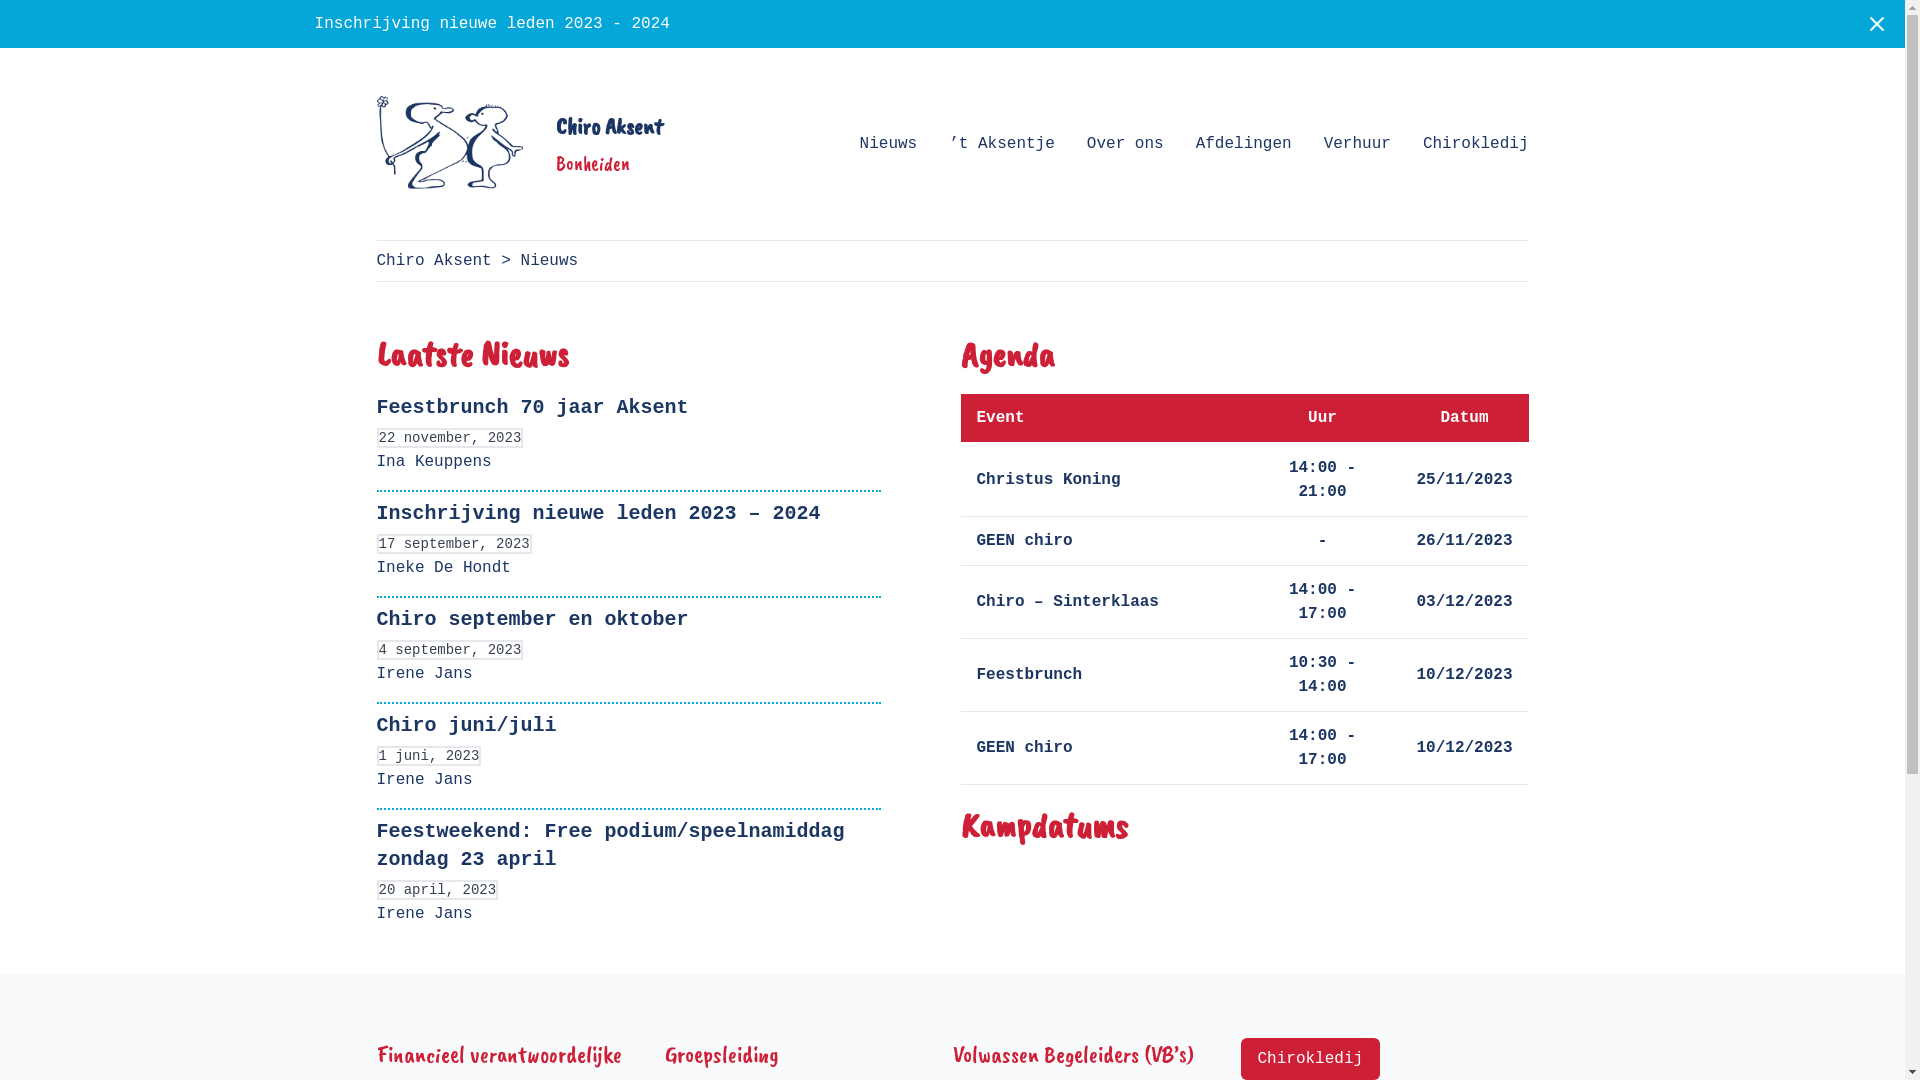 The height and width of the screenshot is (1080, 1920). What do you see at coordinates (532, 618) in the screenshot?
I see `'Chiro september en oktober'` at bounding box center [532, 618].